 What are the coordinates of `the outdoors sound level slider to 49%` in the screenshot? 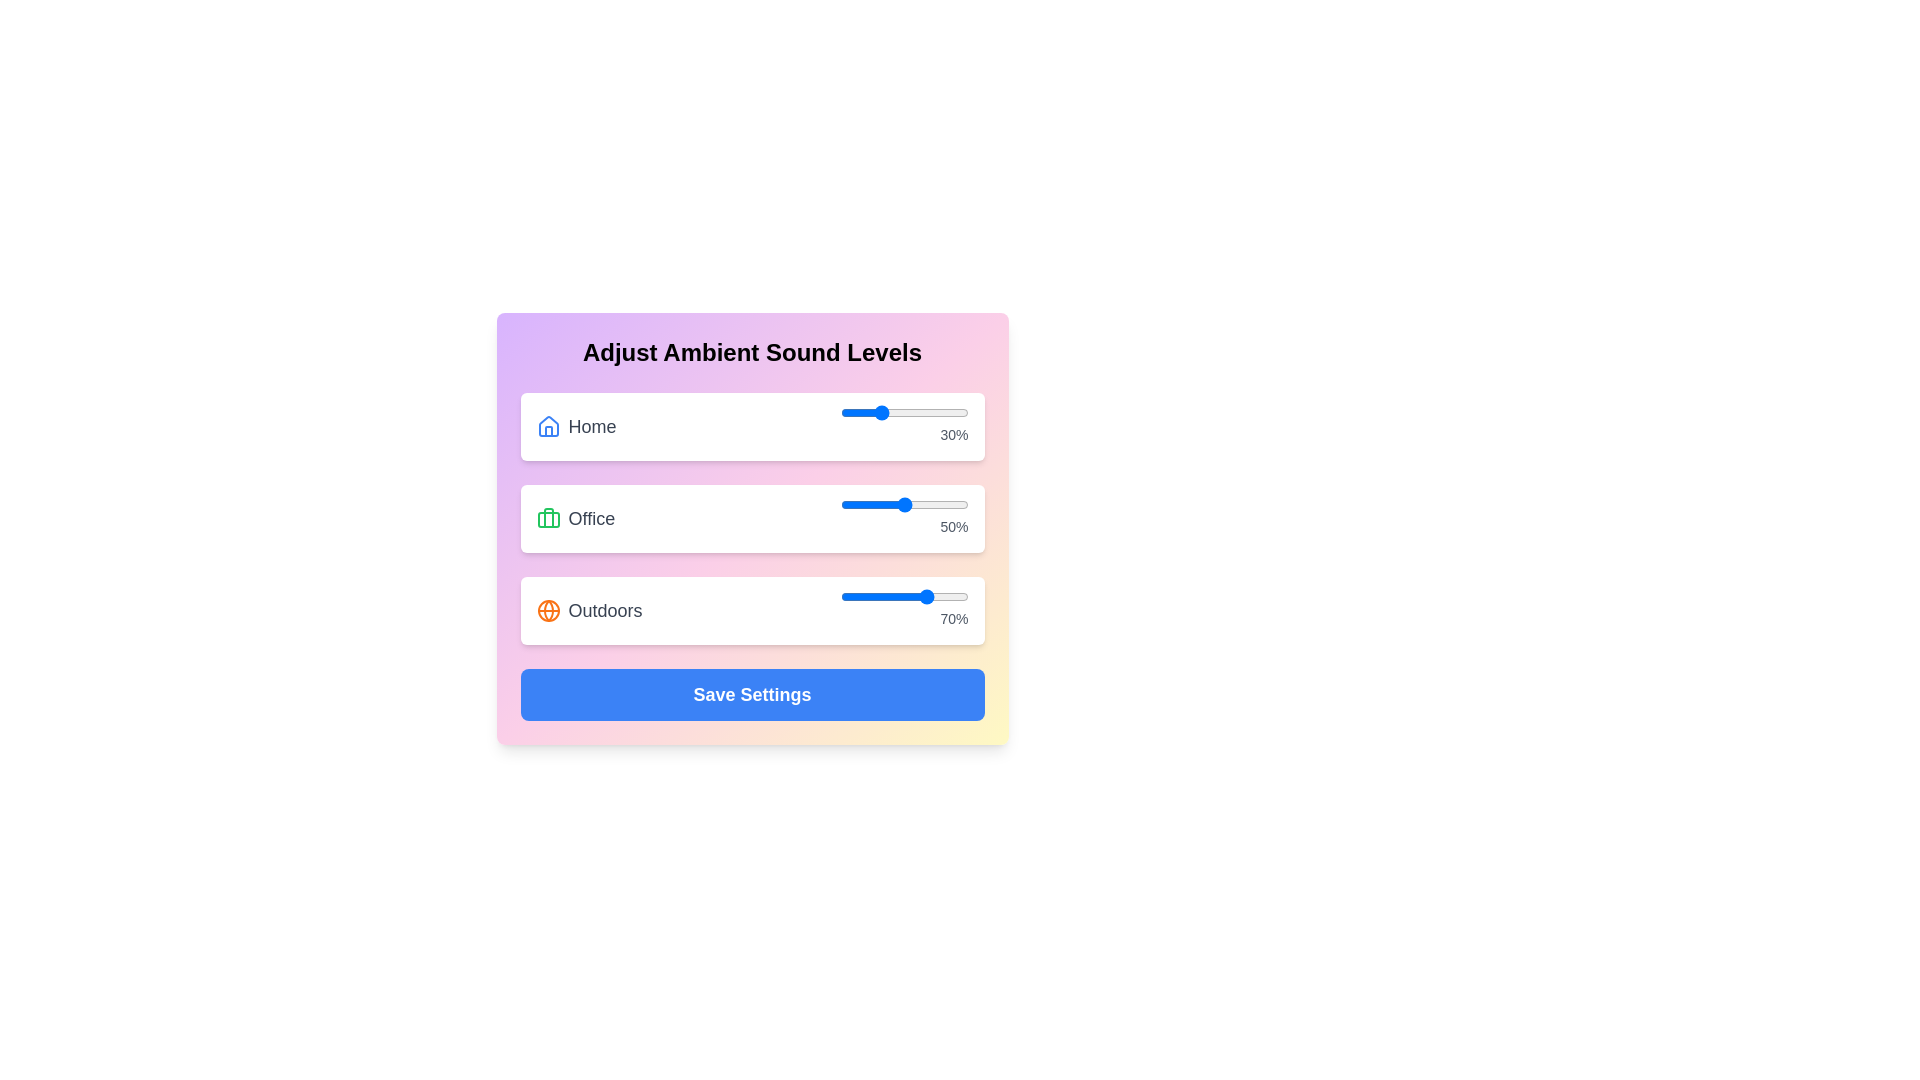 It's located at (902, 596).